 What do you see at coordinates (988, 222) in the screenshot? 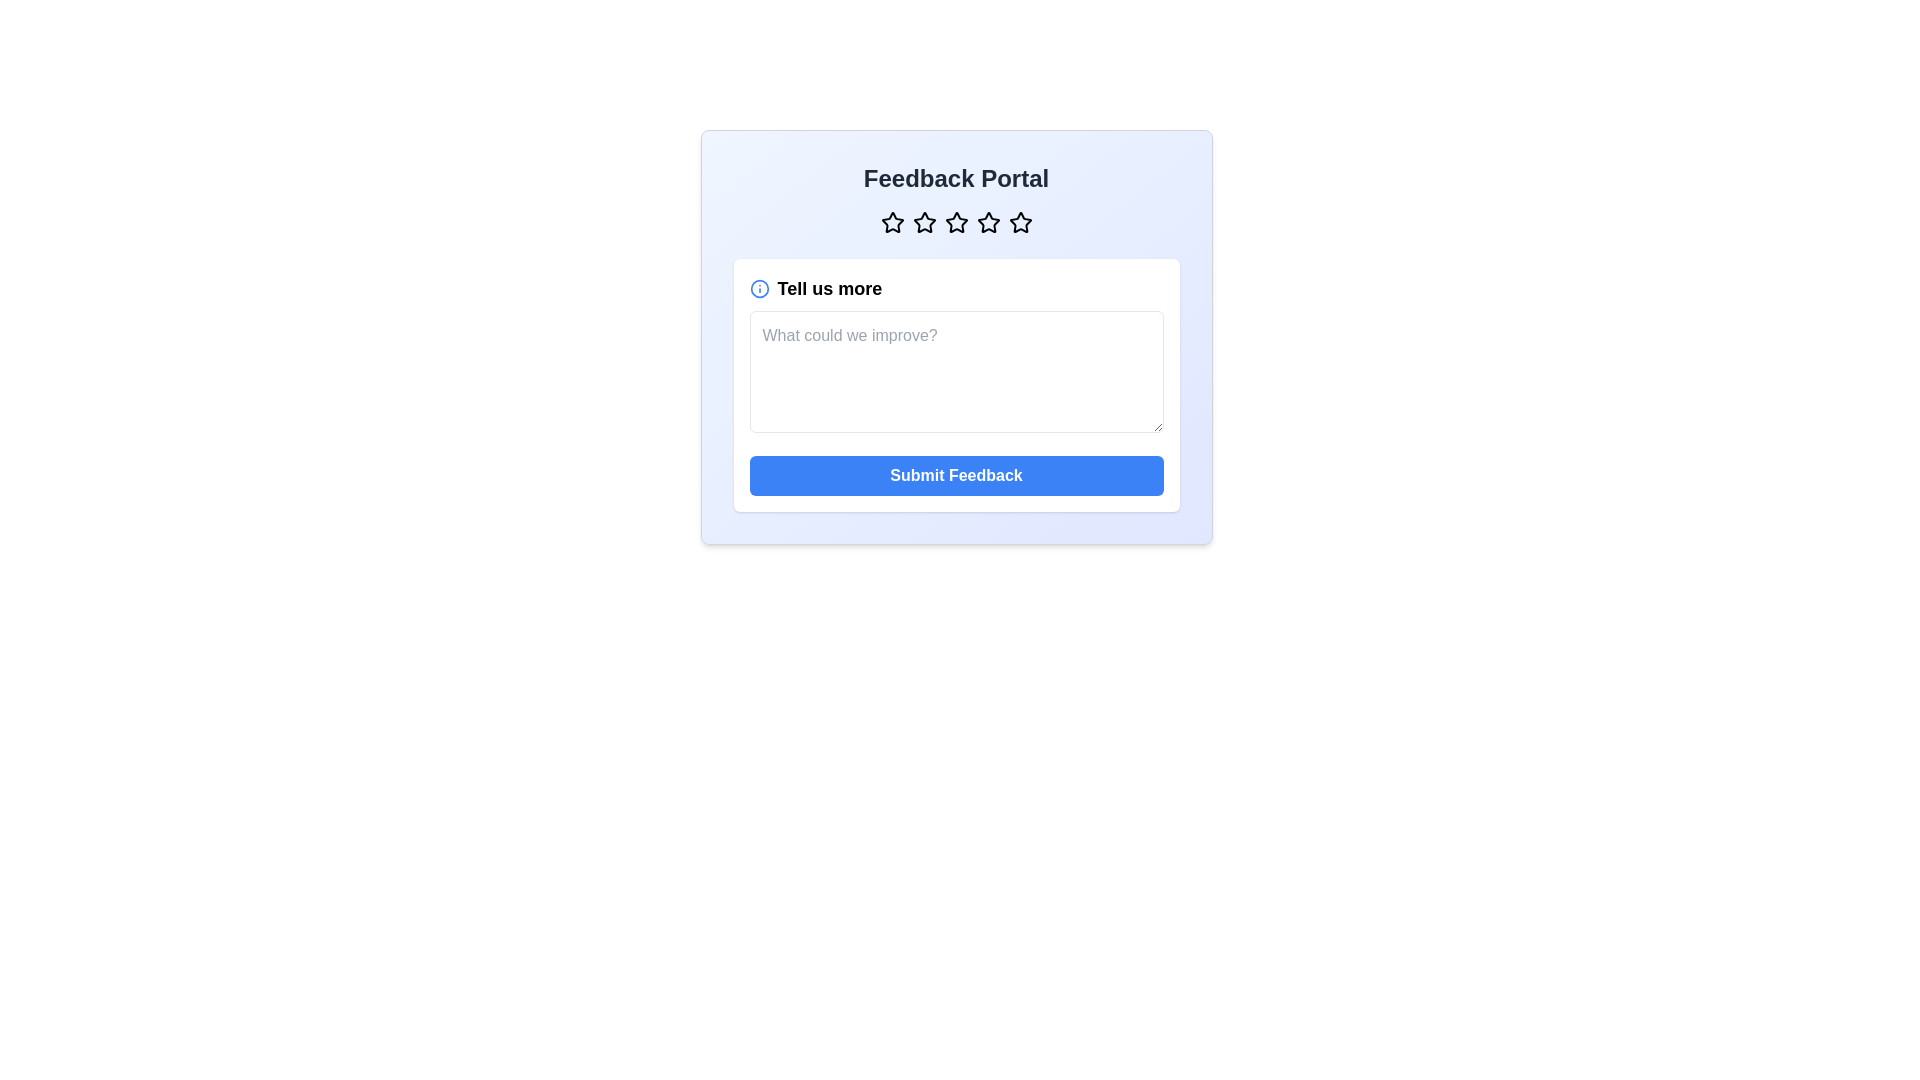
I see `the fourth star-shaped icon in the horizontal sequence of five icons at the center top of the interface` at bounding box center [988, 222].